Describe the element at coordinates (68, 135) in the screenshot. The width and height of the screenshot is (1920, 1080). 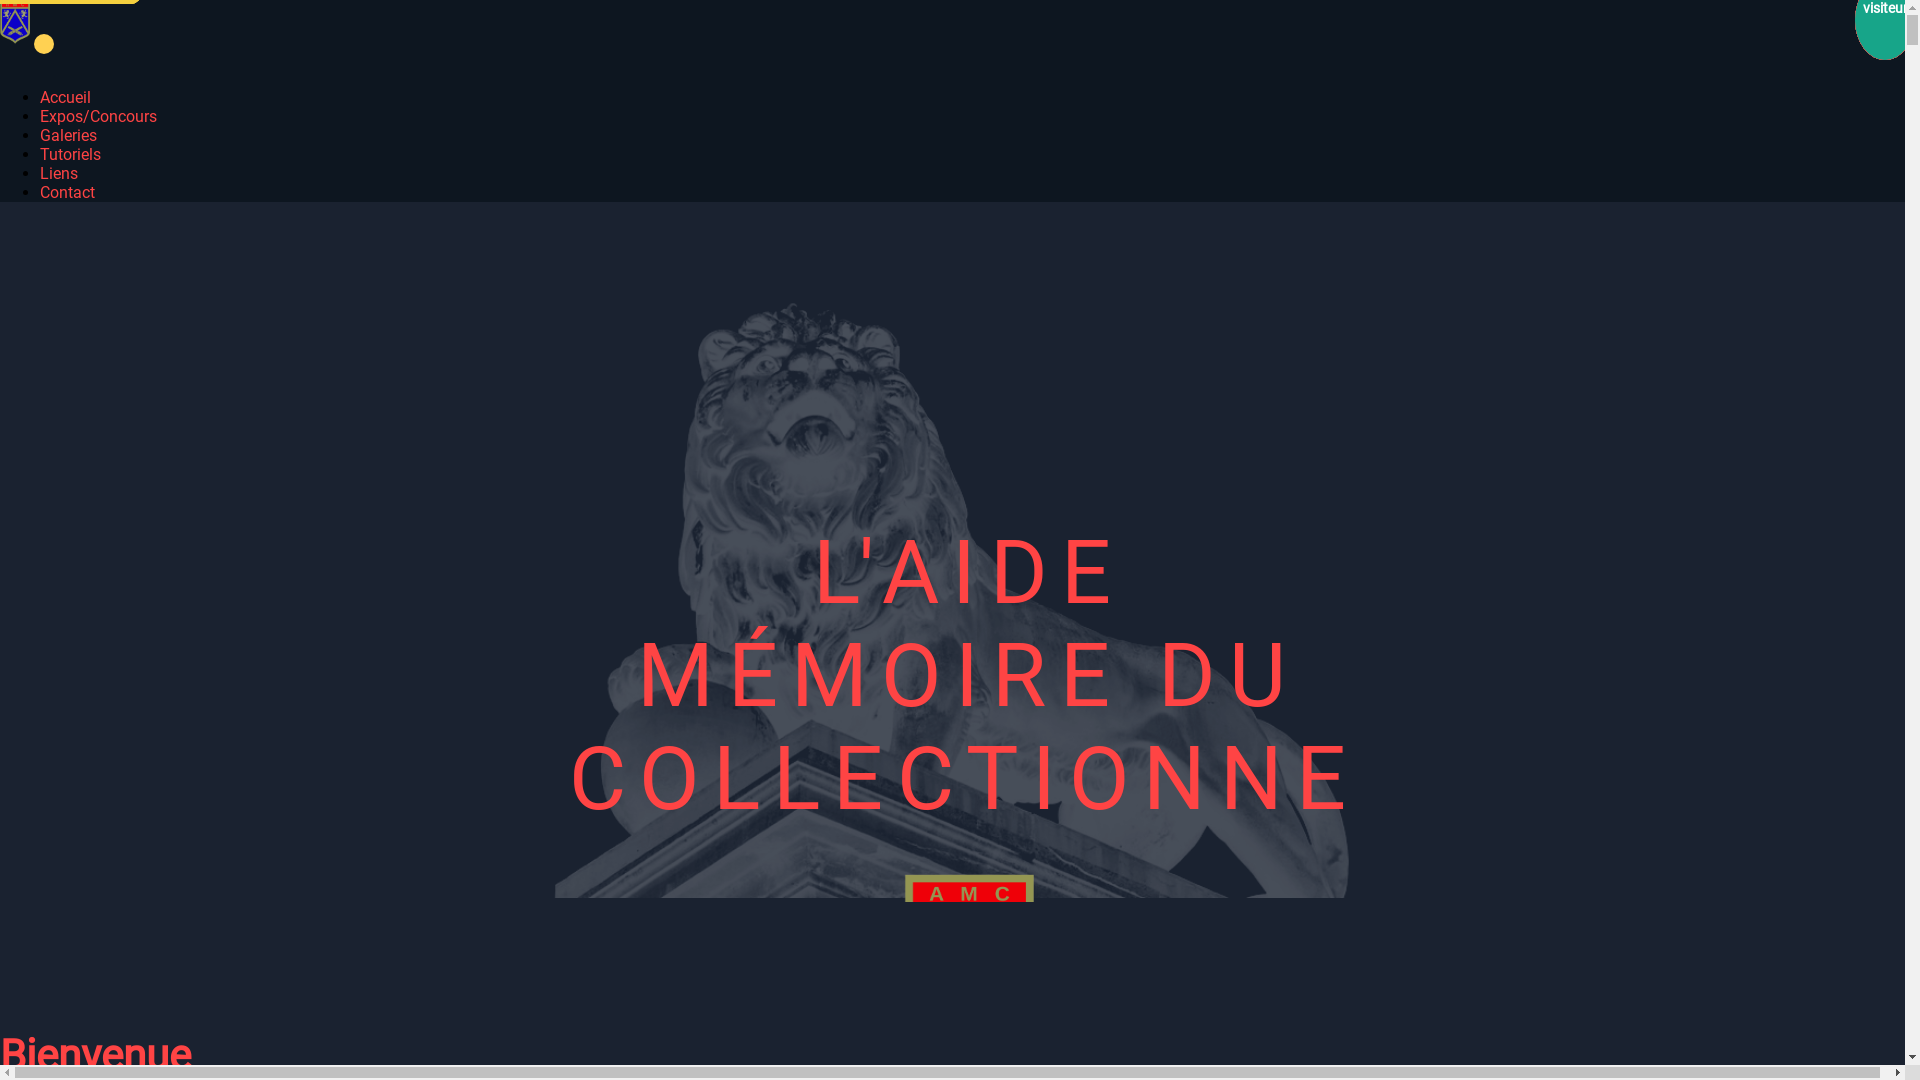
I see `'Galeries'` at that location.